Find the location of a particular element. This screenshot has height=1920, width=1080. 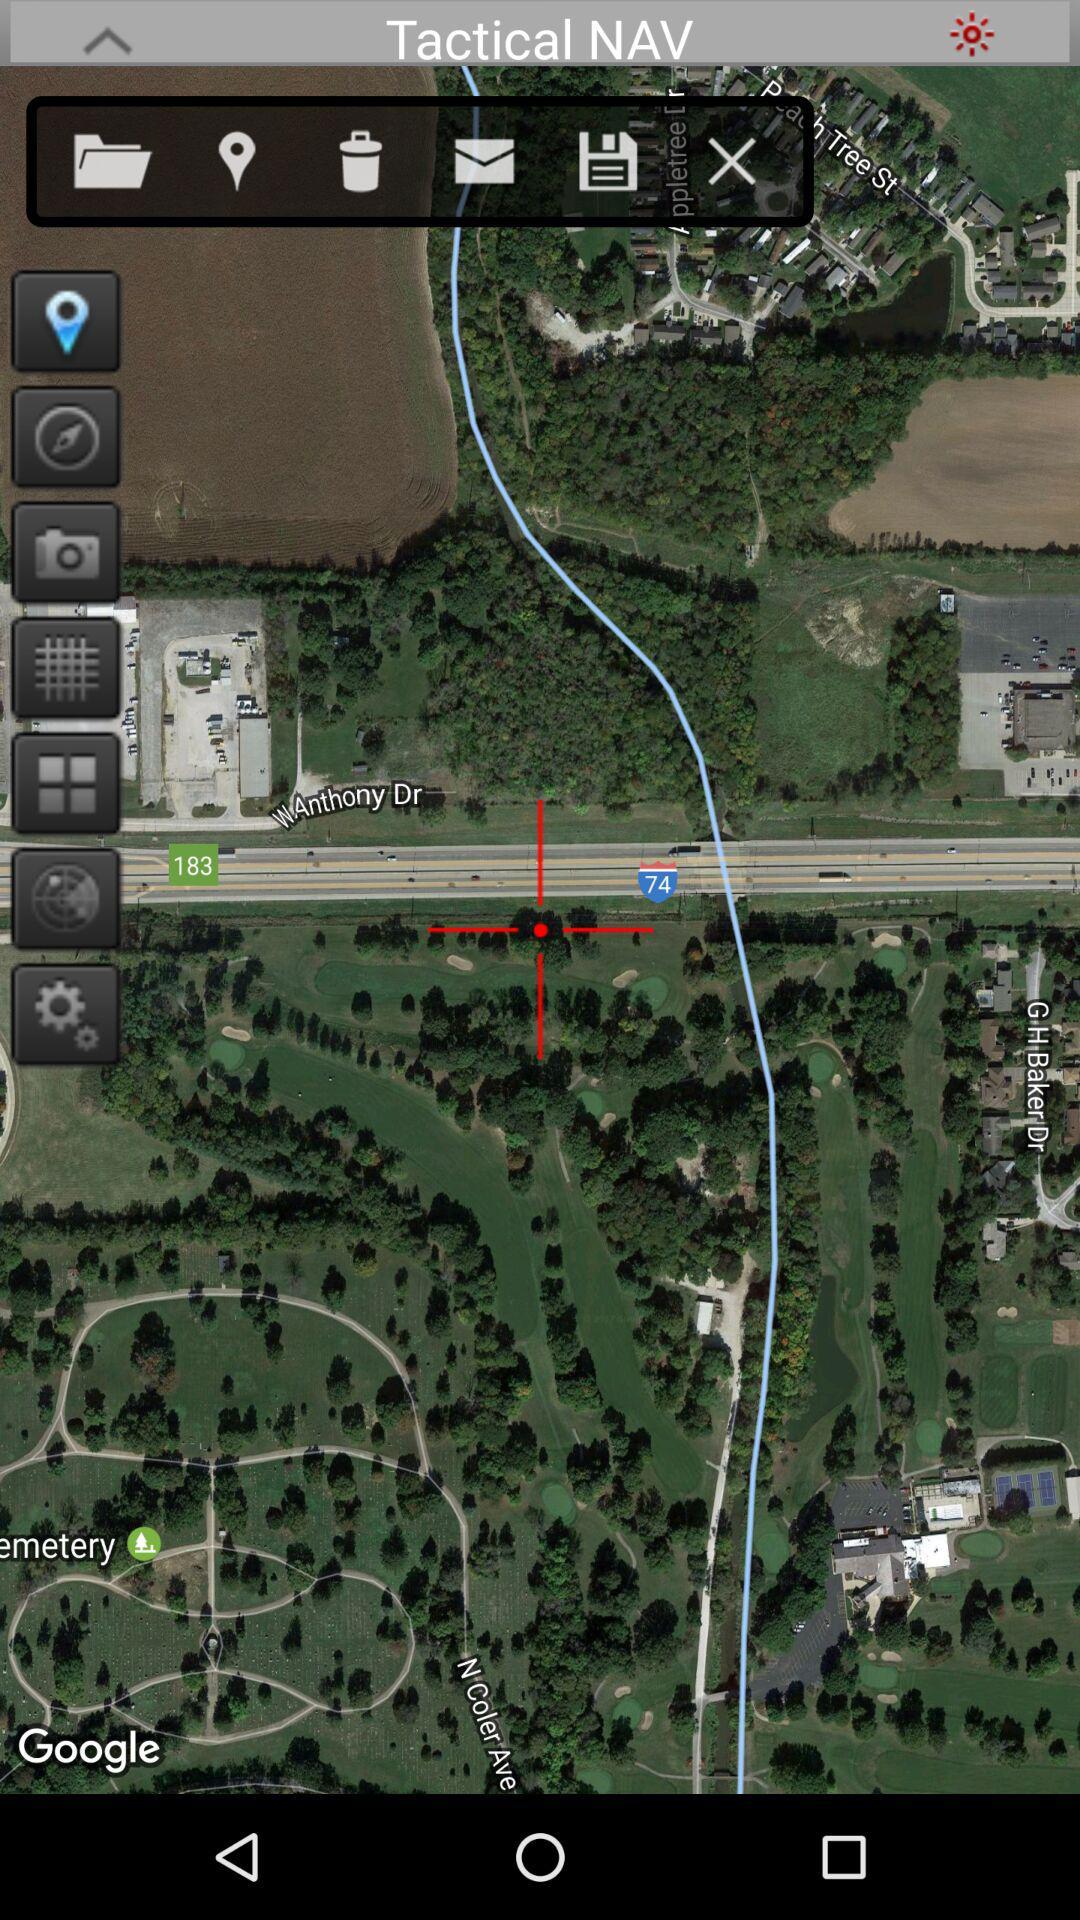

the email icon is located at coordinates (503, 168).